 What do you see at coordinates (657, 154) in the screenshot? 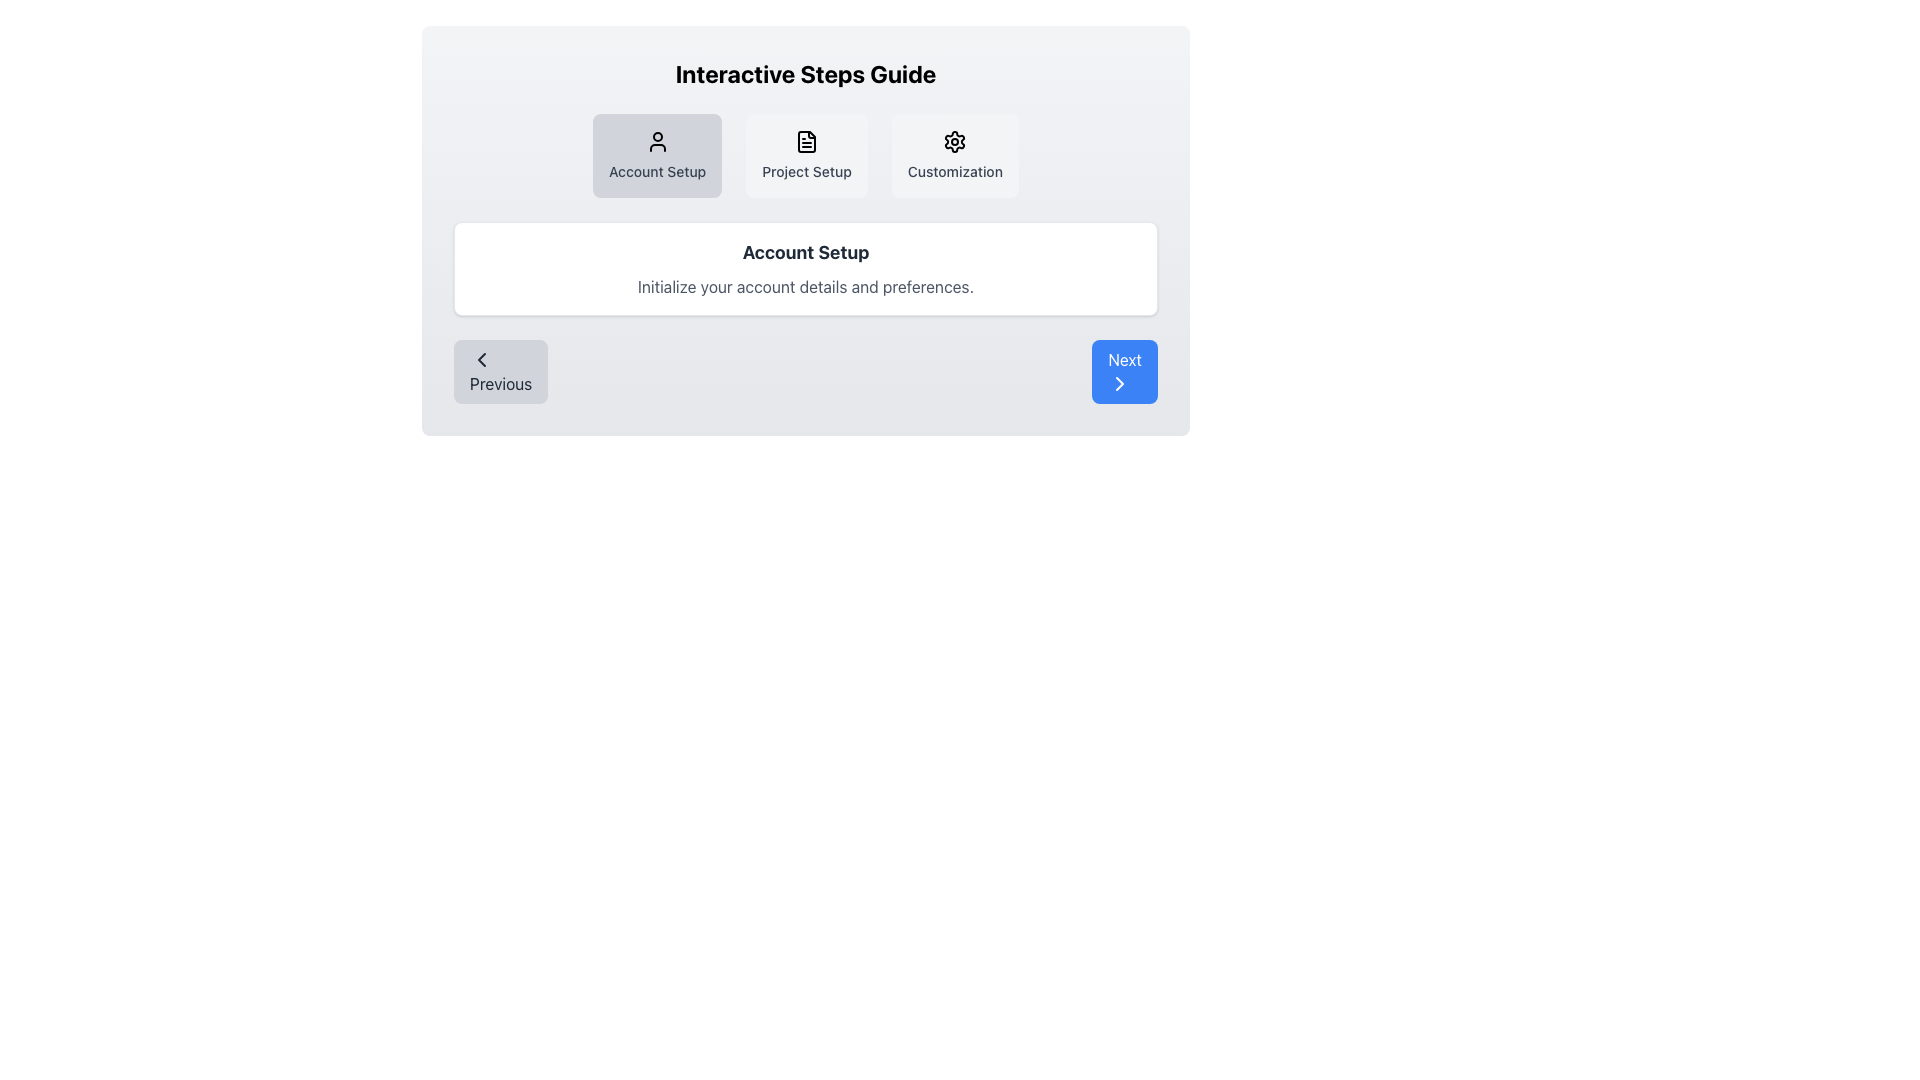
I see `the 'Account Setup' button located in the top-central part of the interface, which has a light gray background, rounded corners, and contains a user profile icon above the text 'Account Setup'` at bounding box center [657, 154].